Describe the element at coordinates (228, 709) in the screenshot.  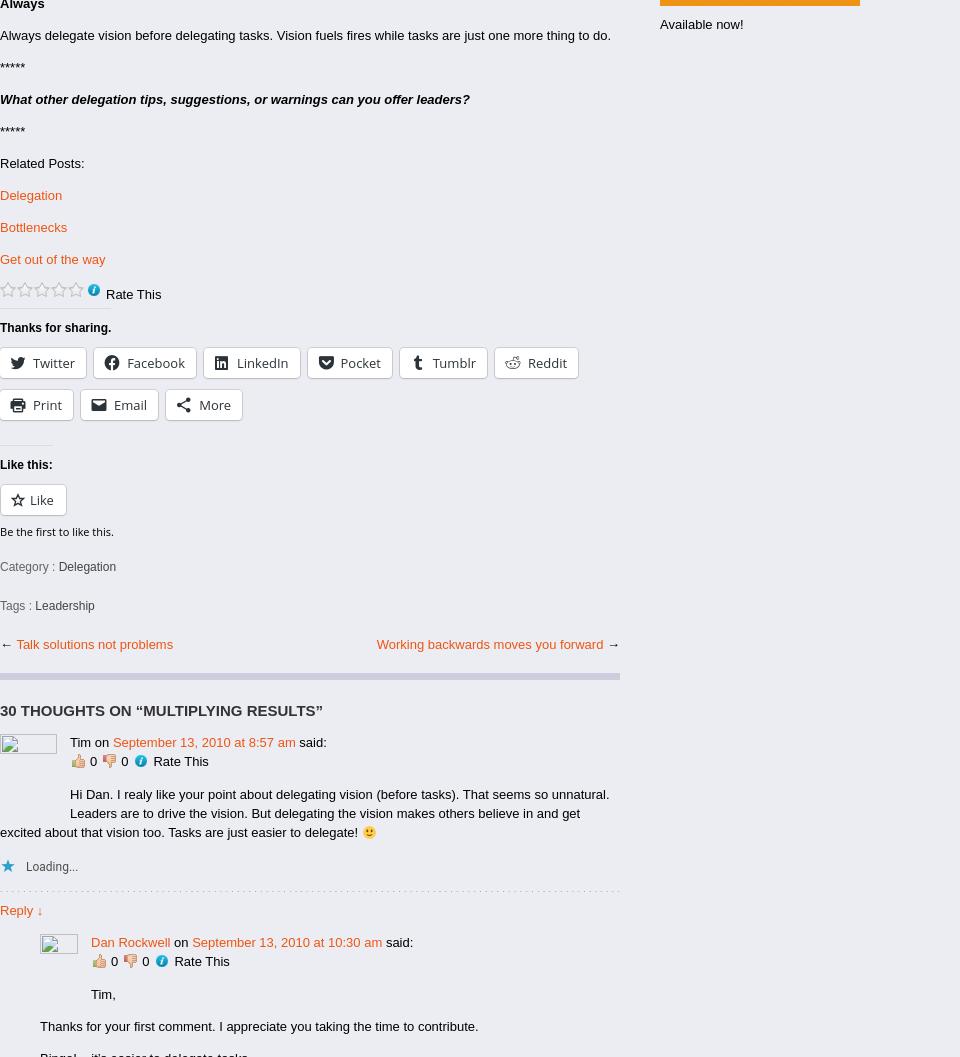
I see `'Multiplying Results'` at that location.